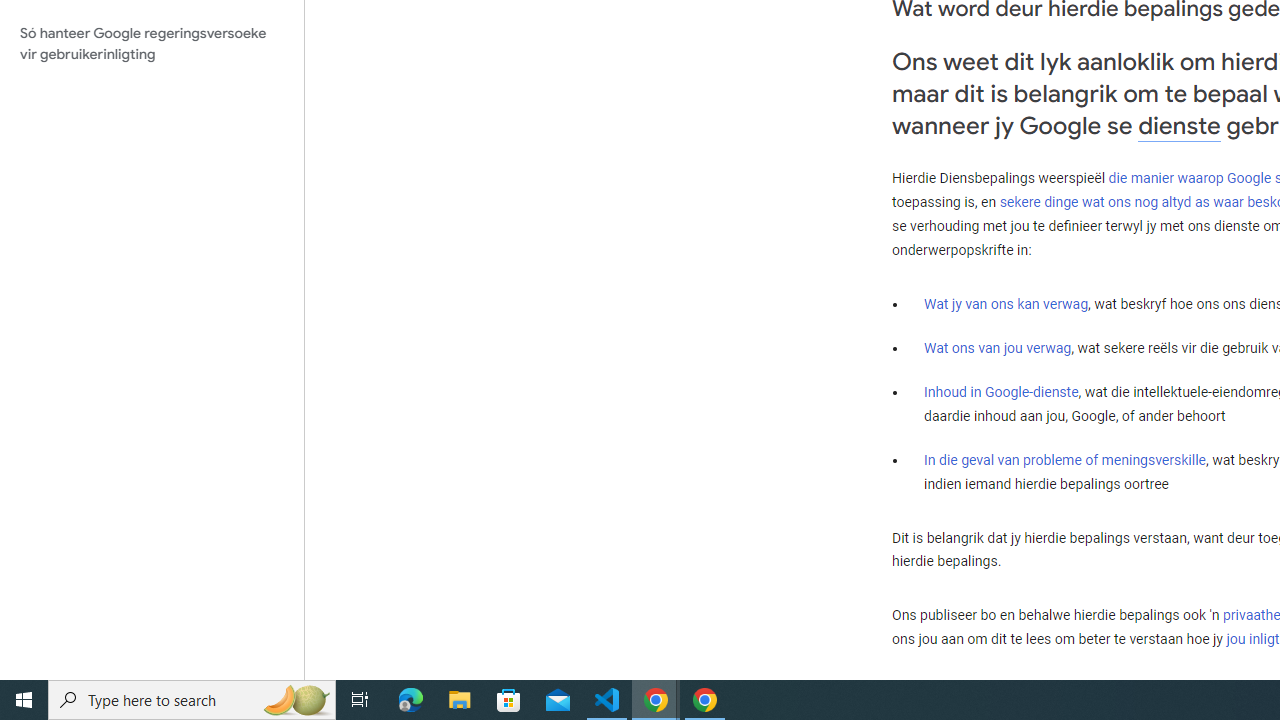 Image resolution: width=1280 pixels, height=720 pixels. What do you see at coordinates (509, 698) in the screenshot?
I see `'Microsoft Store'` at bounding box center [509, 698].